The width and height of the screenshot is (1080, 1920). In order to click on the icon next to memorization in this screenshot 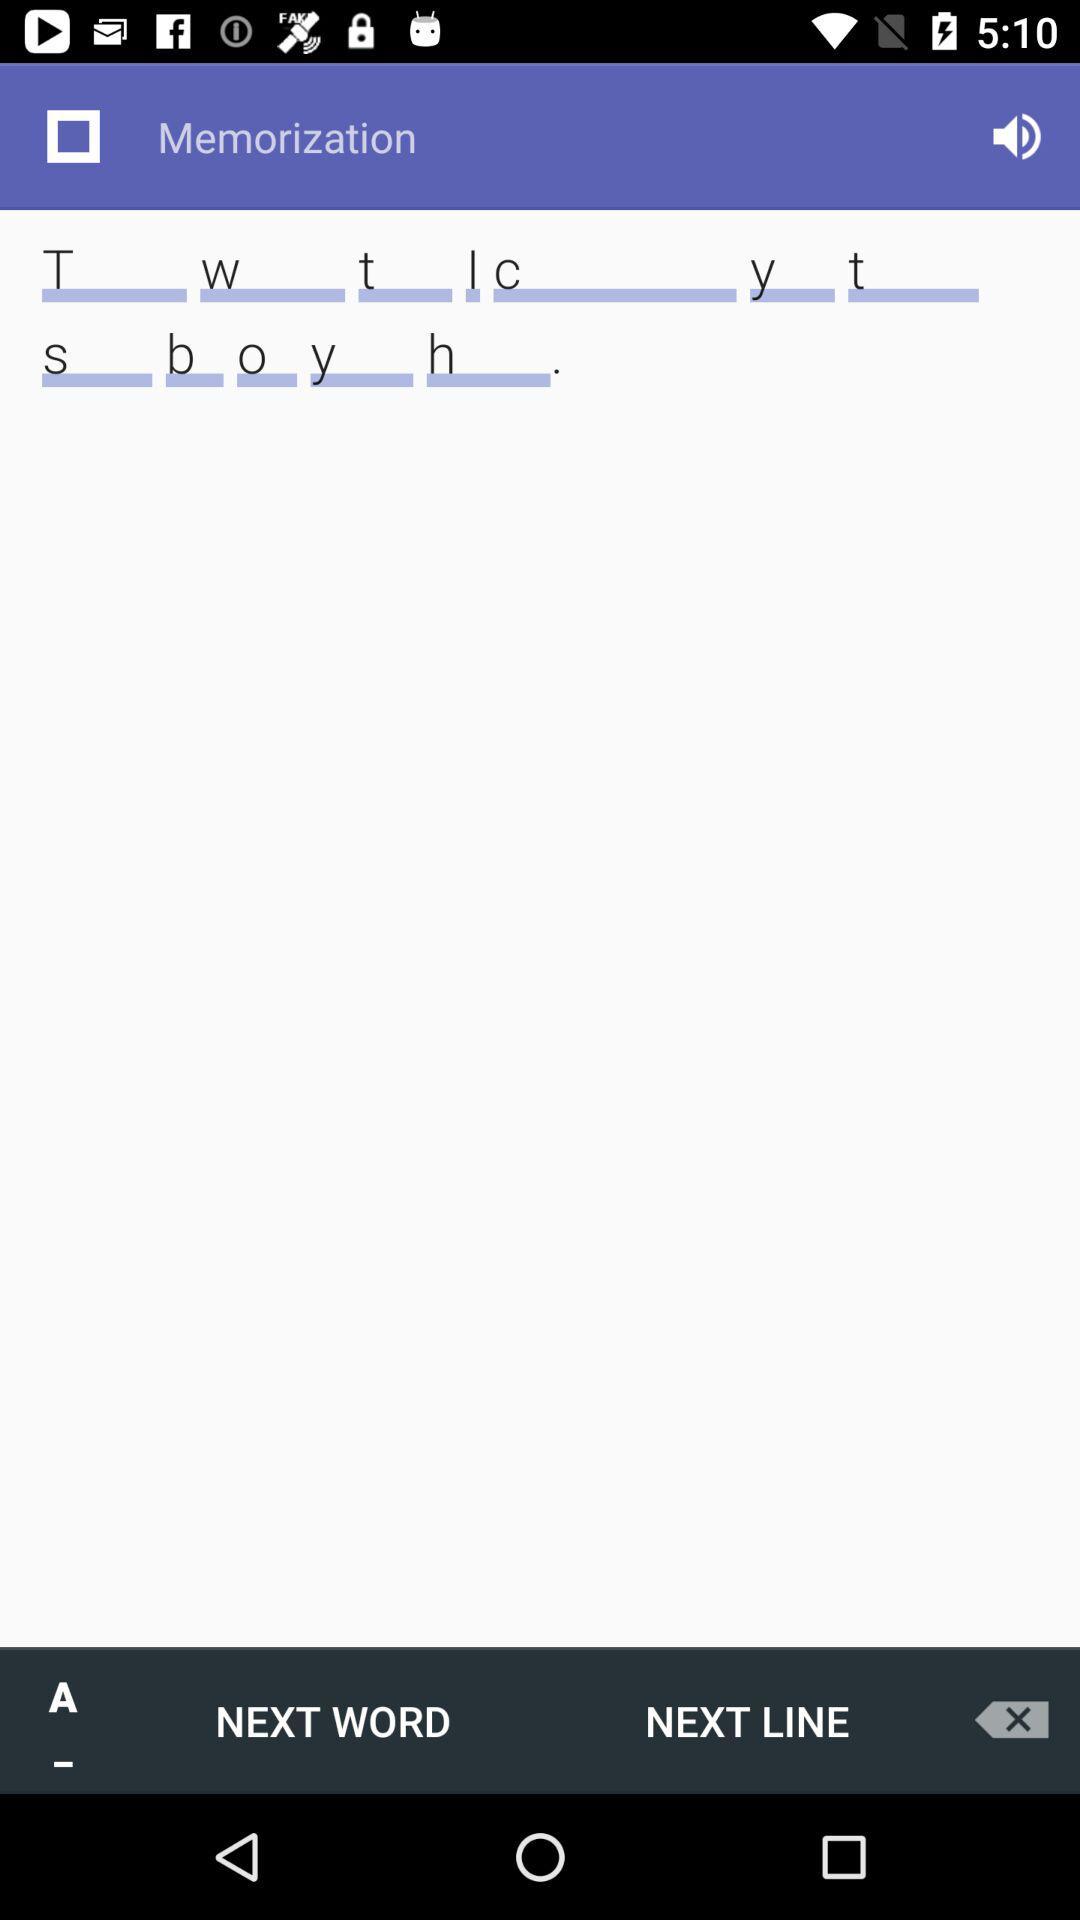, I will do `click(1017, 135)`.